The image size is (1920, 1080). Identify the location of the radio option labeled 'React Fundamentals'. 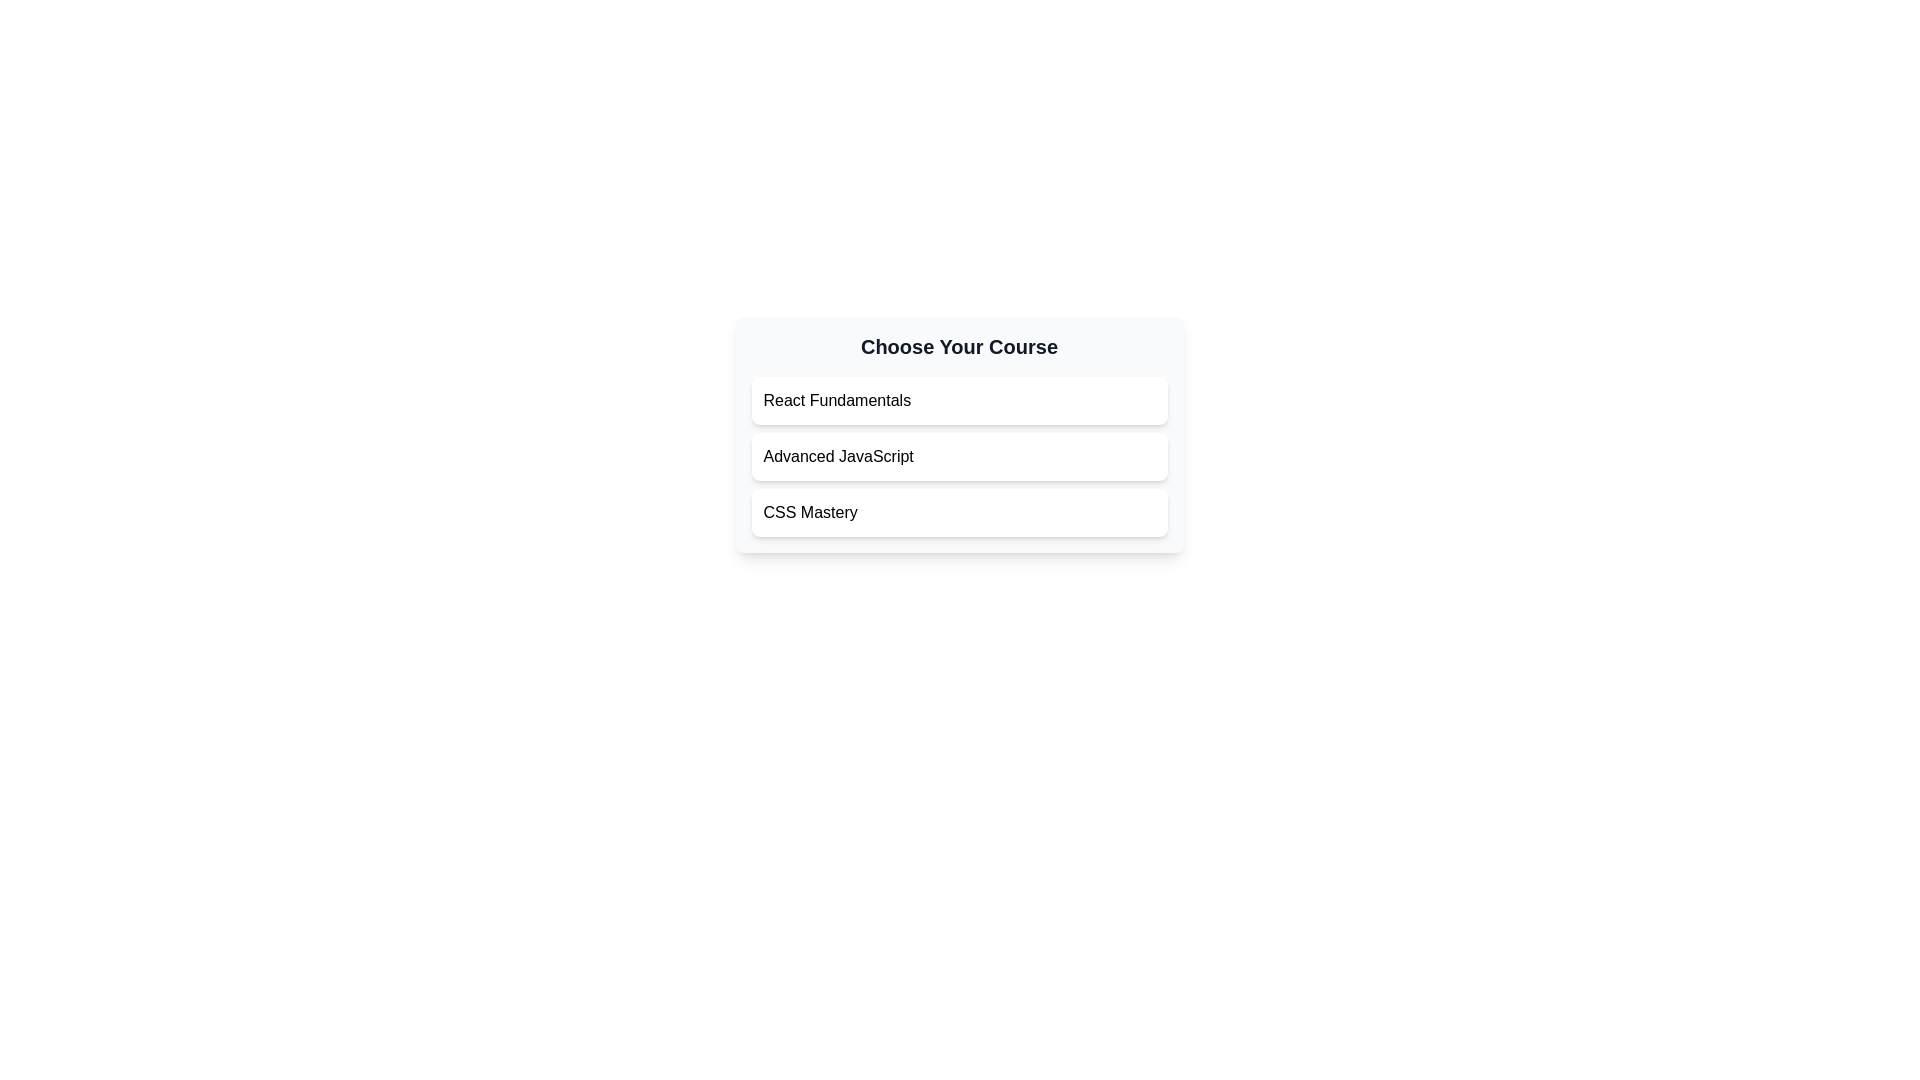
(958, 401).